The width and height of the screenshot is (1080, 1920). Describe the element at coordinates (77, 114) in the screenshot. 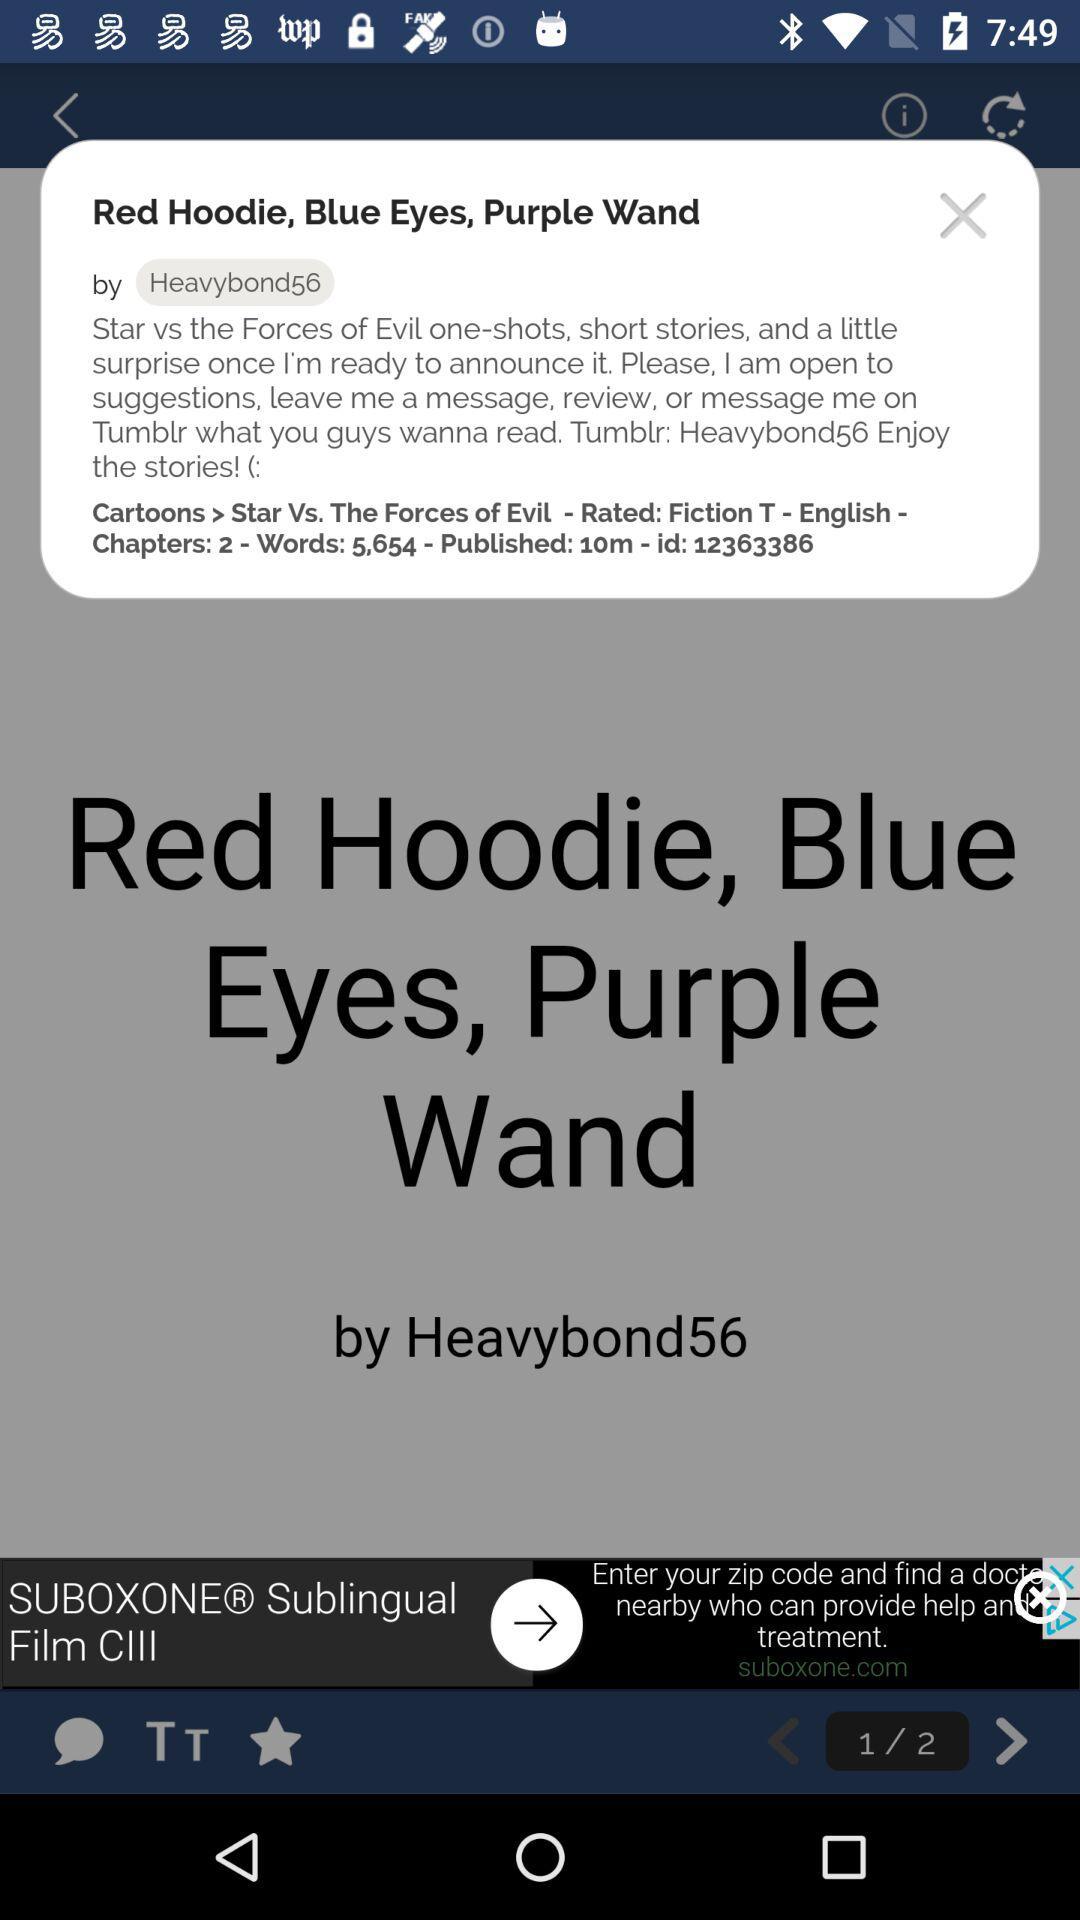

I see `the arrow_backward icon` at that location.